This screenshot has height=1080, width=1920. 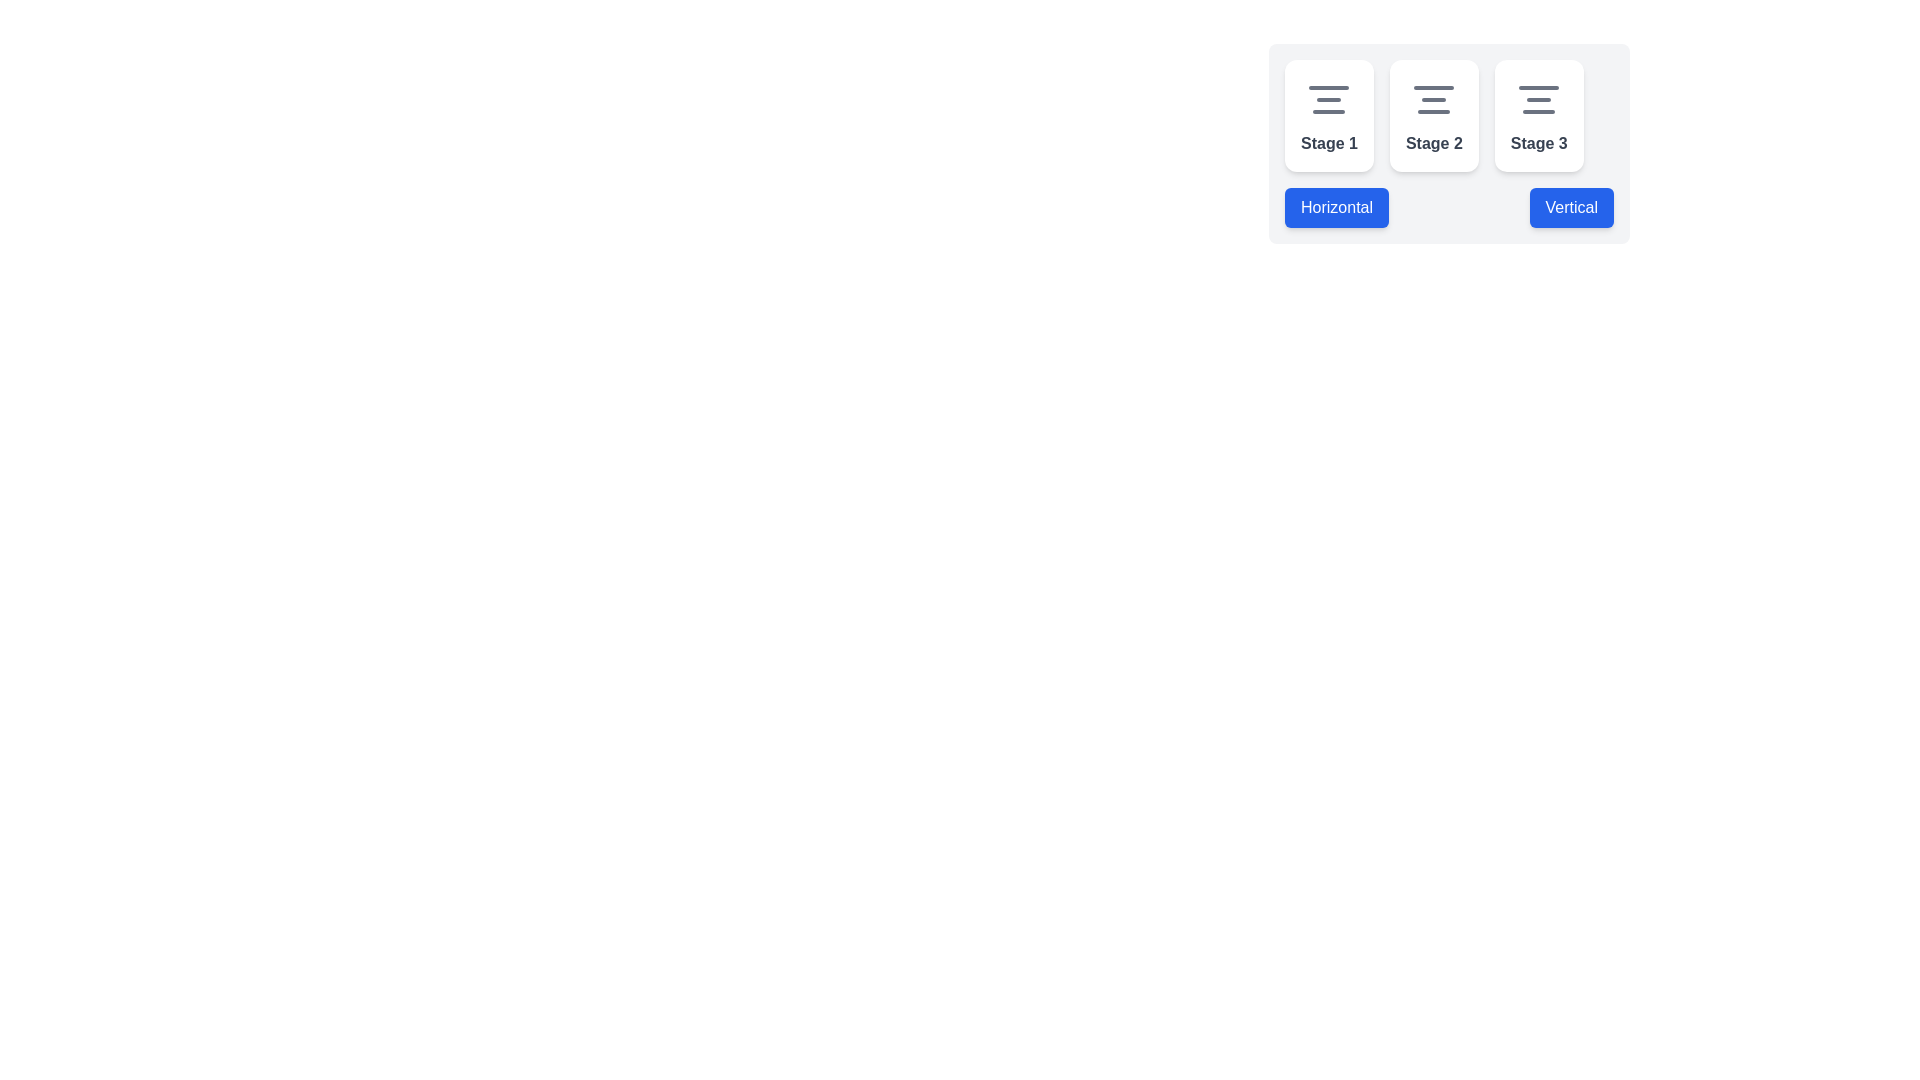 I want to click on the vertically centered SVG graphic icon representing alignment, which features three horizontal lines of varying lengths, located within the white card labeled 'Stage 2', so click(x=1433, y=100).